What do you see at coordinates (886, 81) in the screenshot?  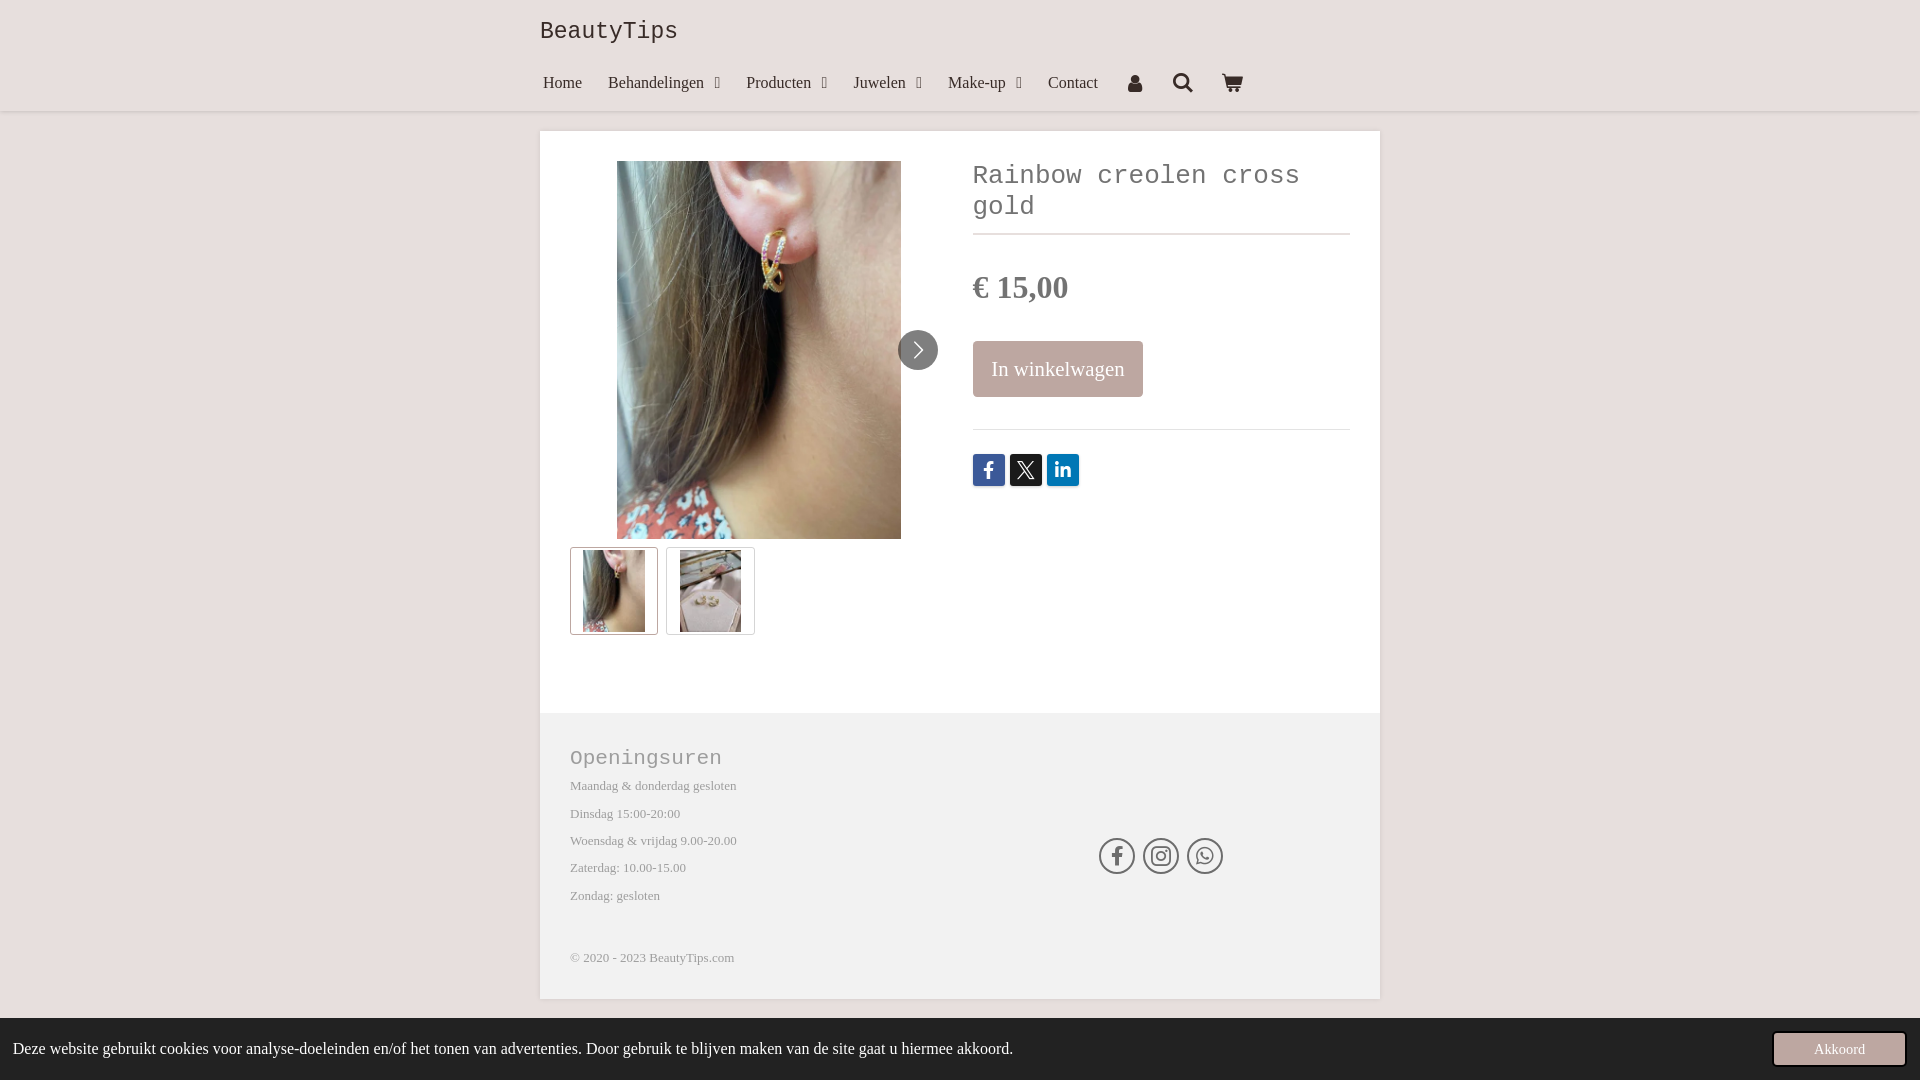 I see `'Juwelen'` at bounding box center [886, 81].